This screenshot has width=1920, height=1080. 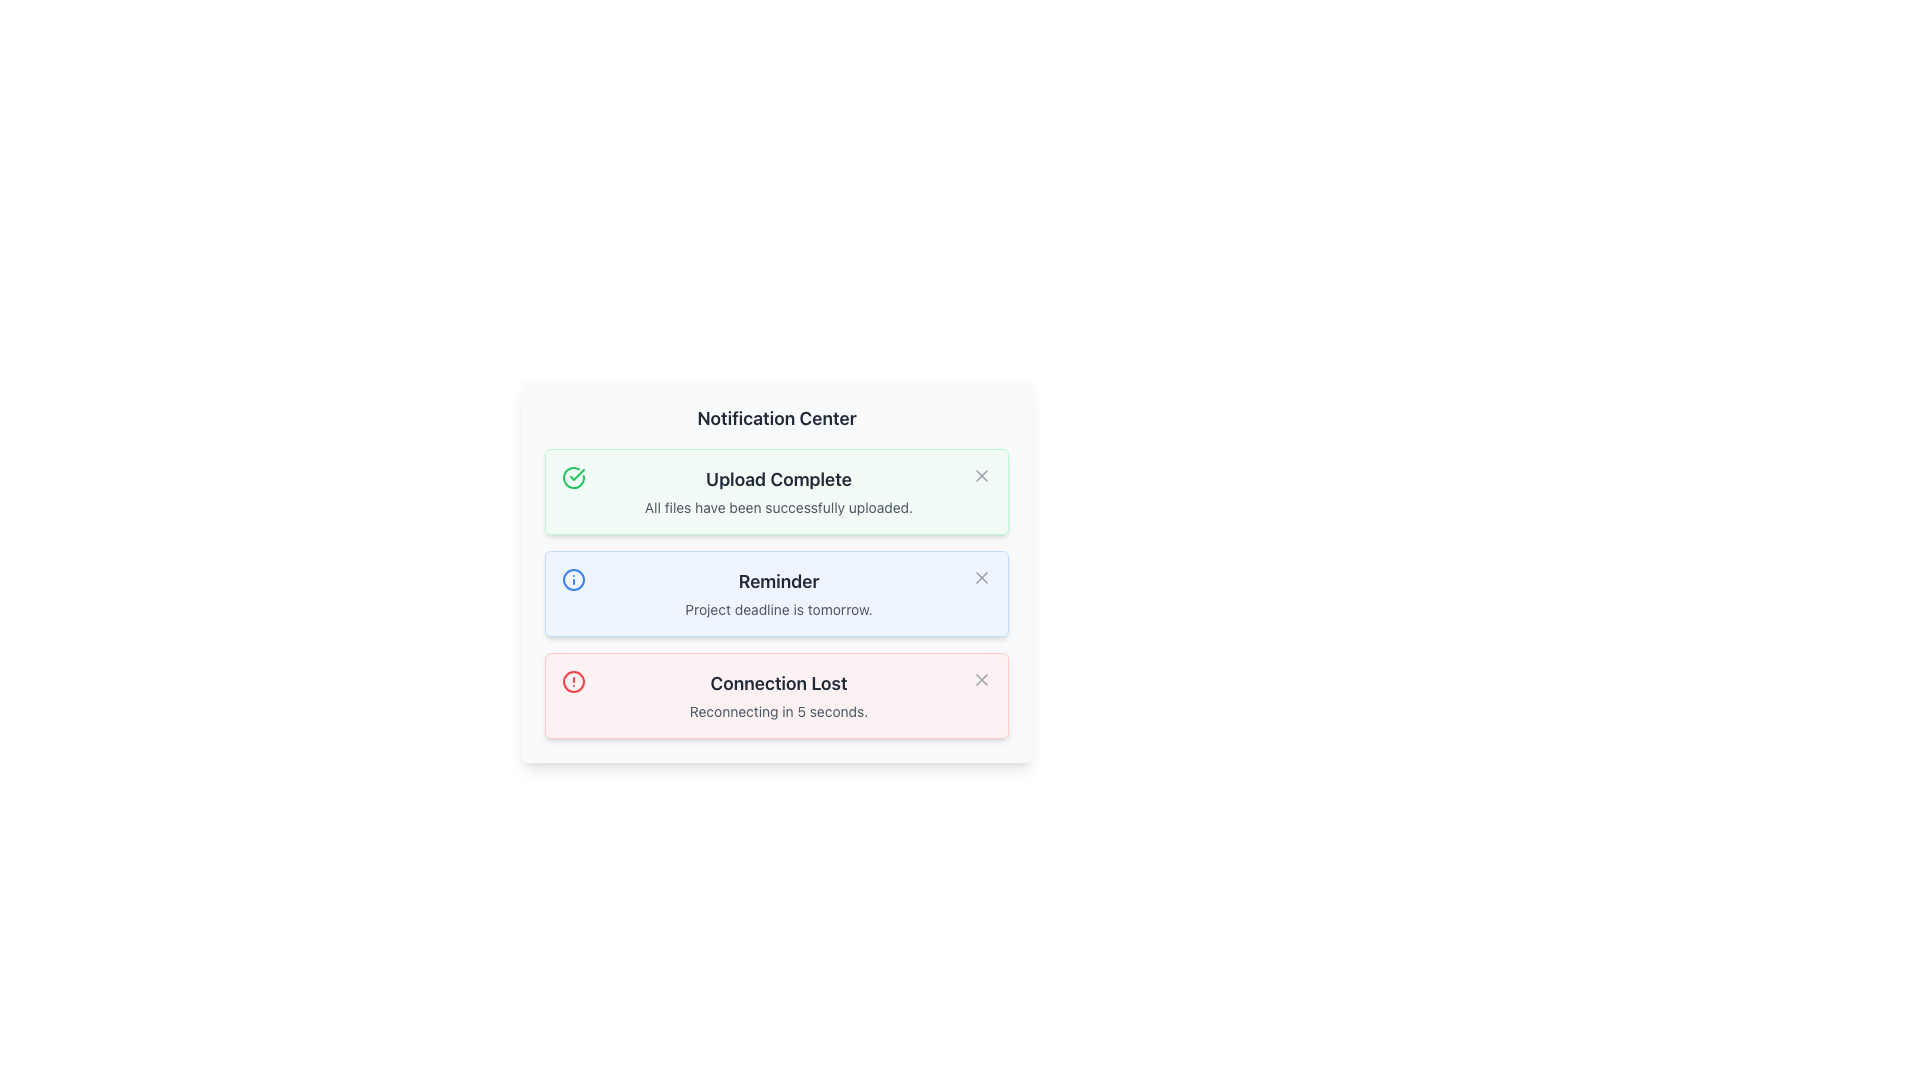 What do you see at coordinates (776, 694) in the screenshot?
I see `message displayed on the Notification Card with the title 'Connection Lost' and subtitle 'Reconnecting in 5 seconds.'` at bounding box center [776, 694].